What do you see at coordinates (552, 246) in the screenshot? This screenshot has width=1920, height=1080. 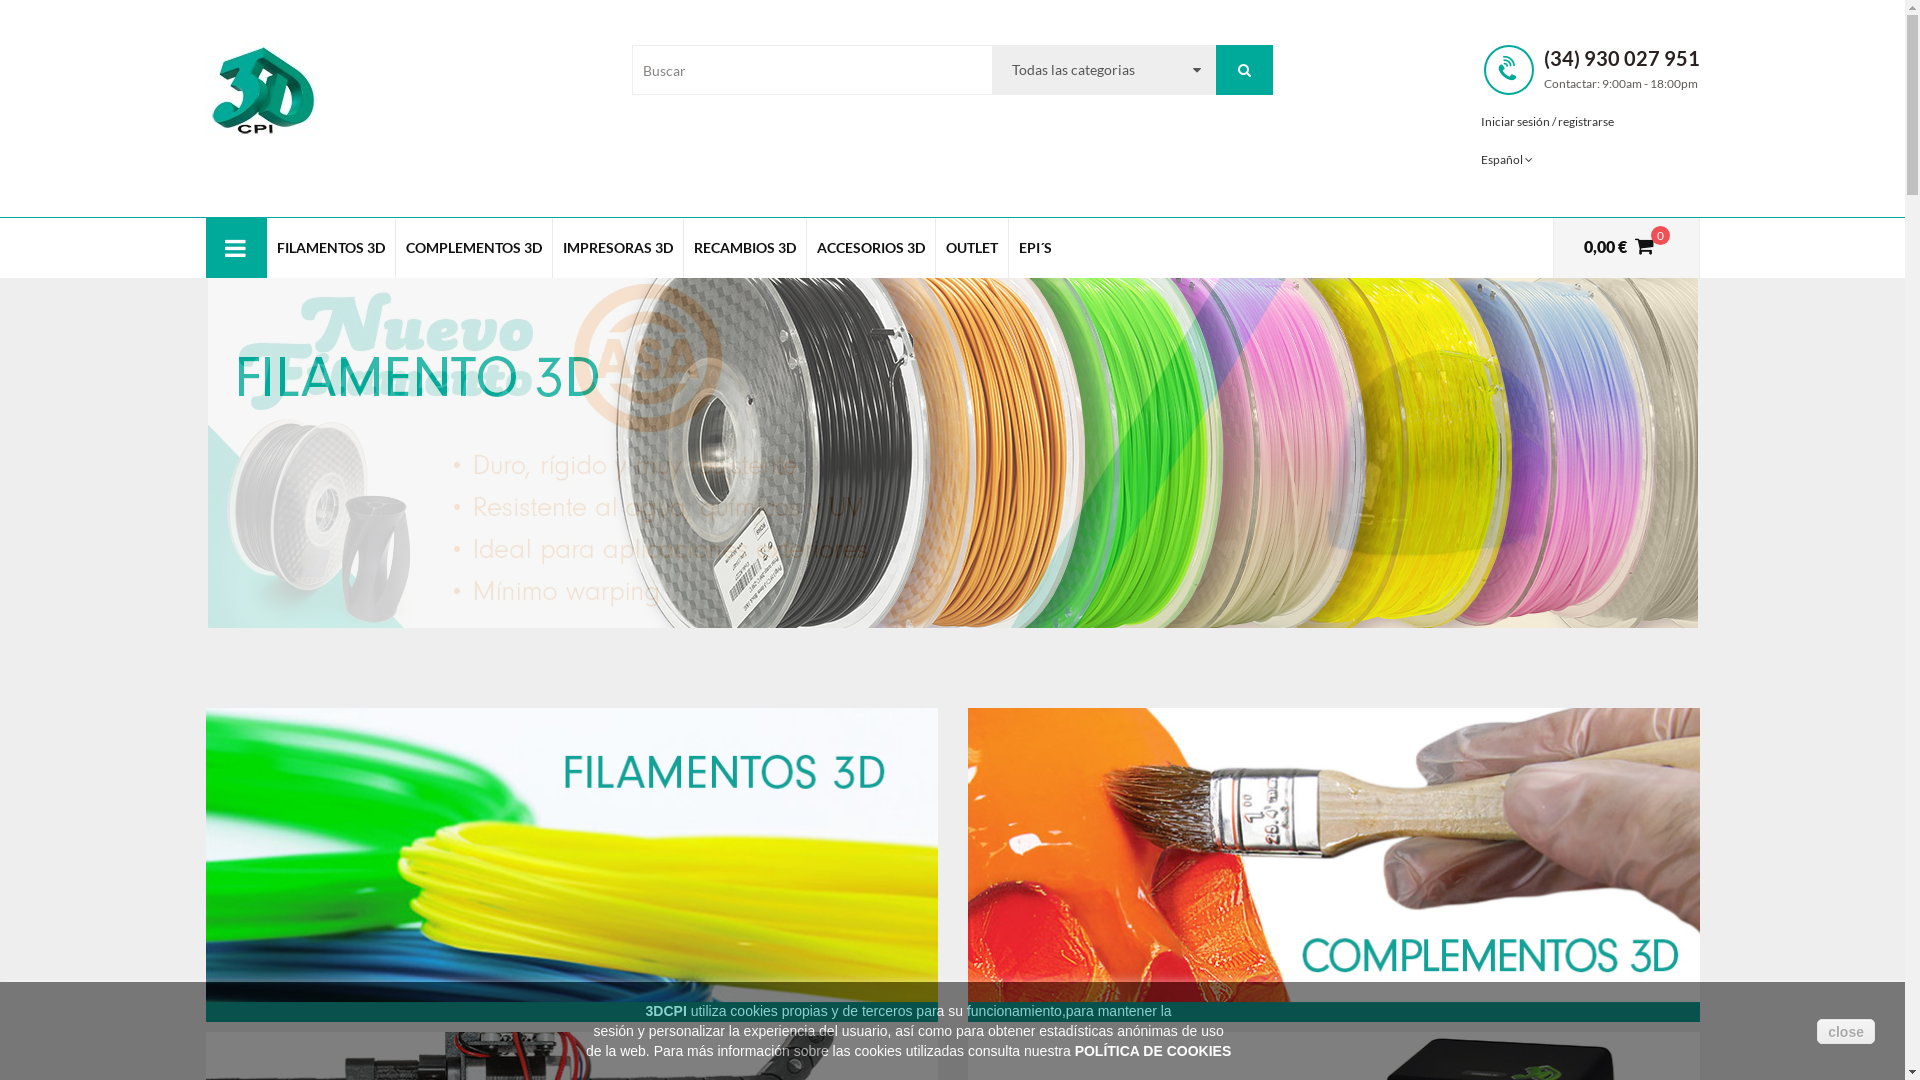 I see `'IMPRESORAS 3D'` at bounding box center [552, 246].